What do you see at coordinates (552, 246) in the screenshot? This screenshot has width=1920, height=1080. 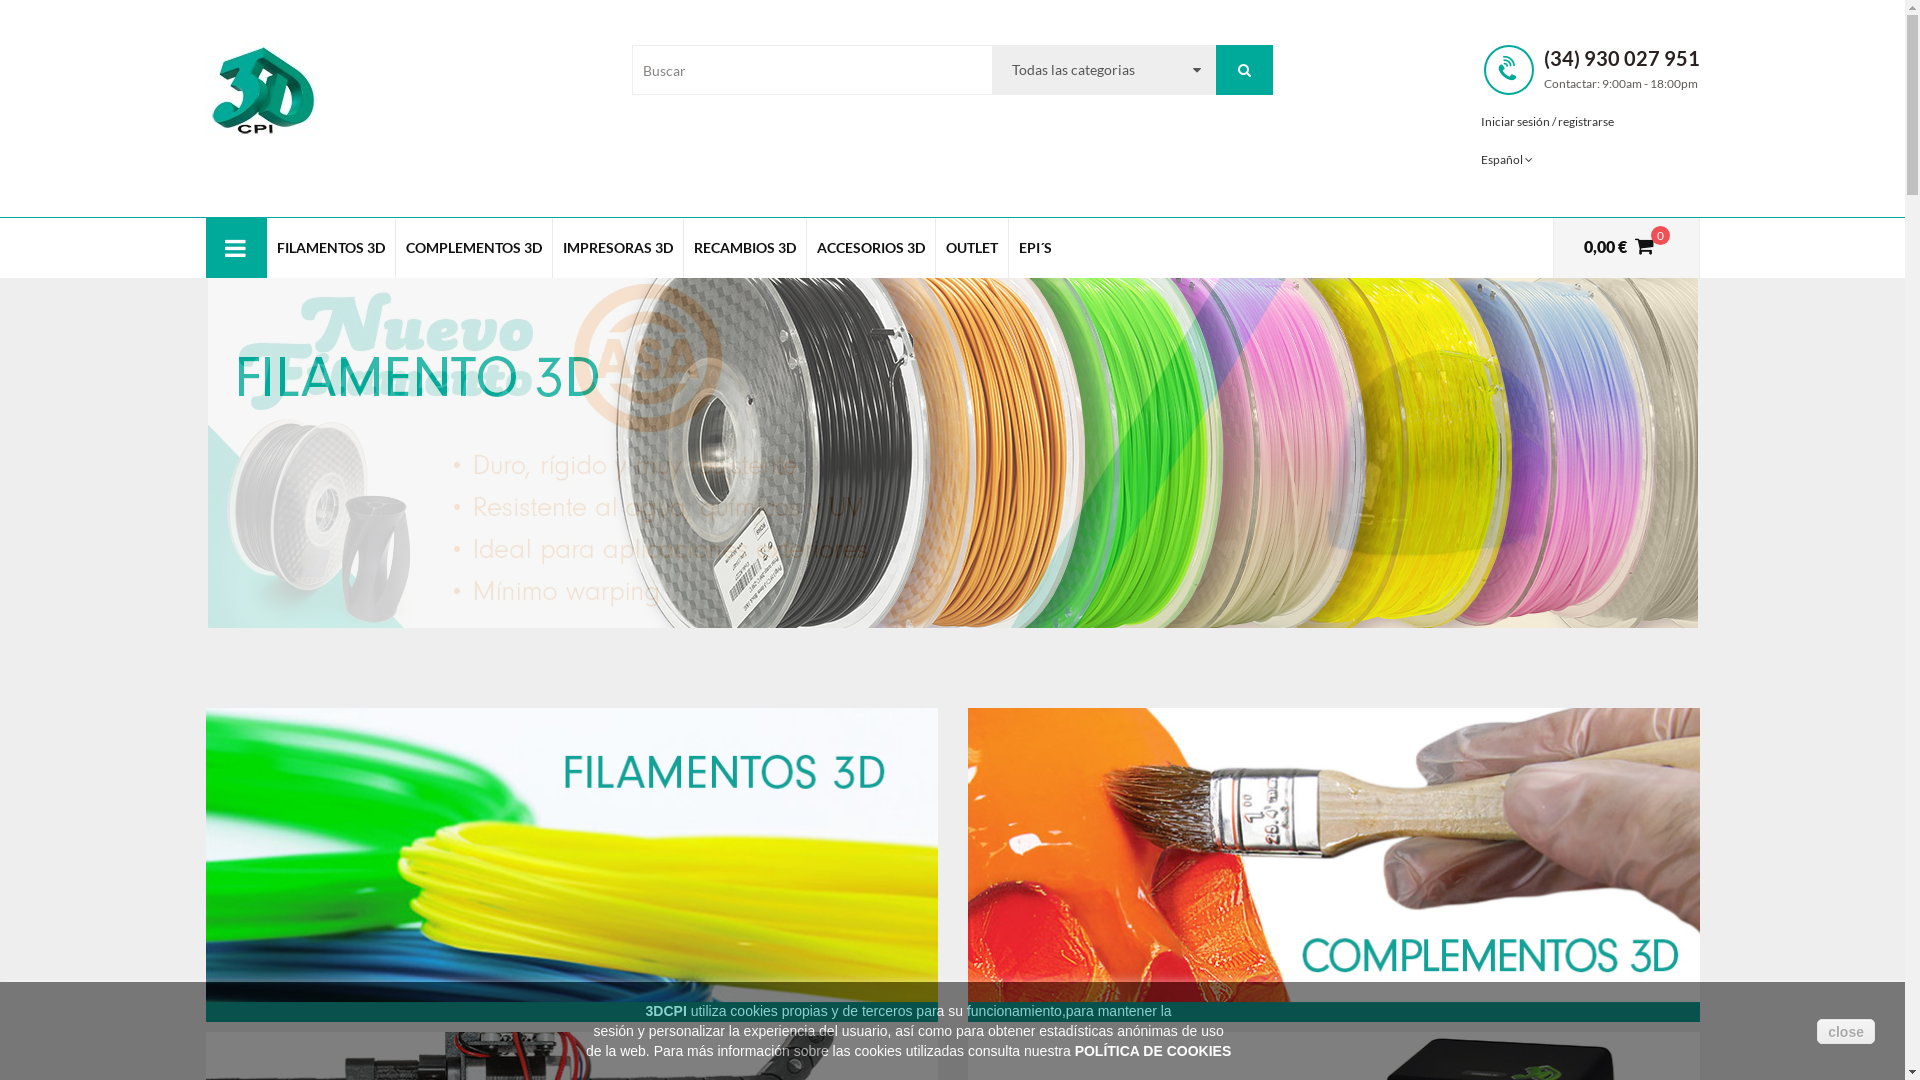 I see `'IMPRESORAS 3D'` at bounding box center [552, 246].